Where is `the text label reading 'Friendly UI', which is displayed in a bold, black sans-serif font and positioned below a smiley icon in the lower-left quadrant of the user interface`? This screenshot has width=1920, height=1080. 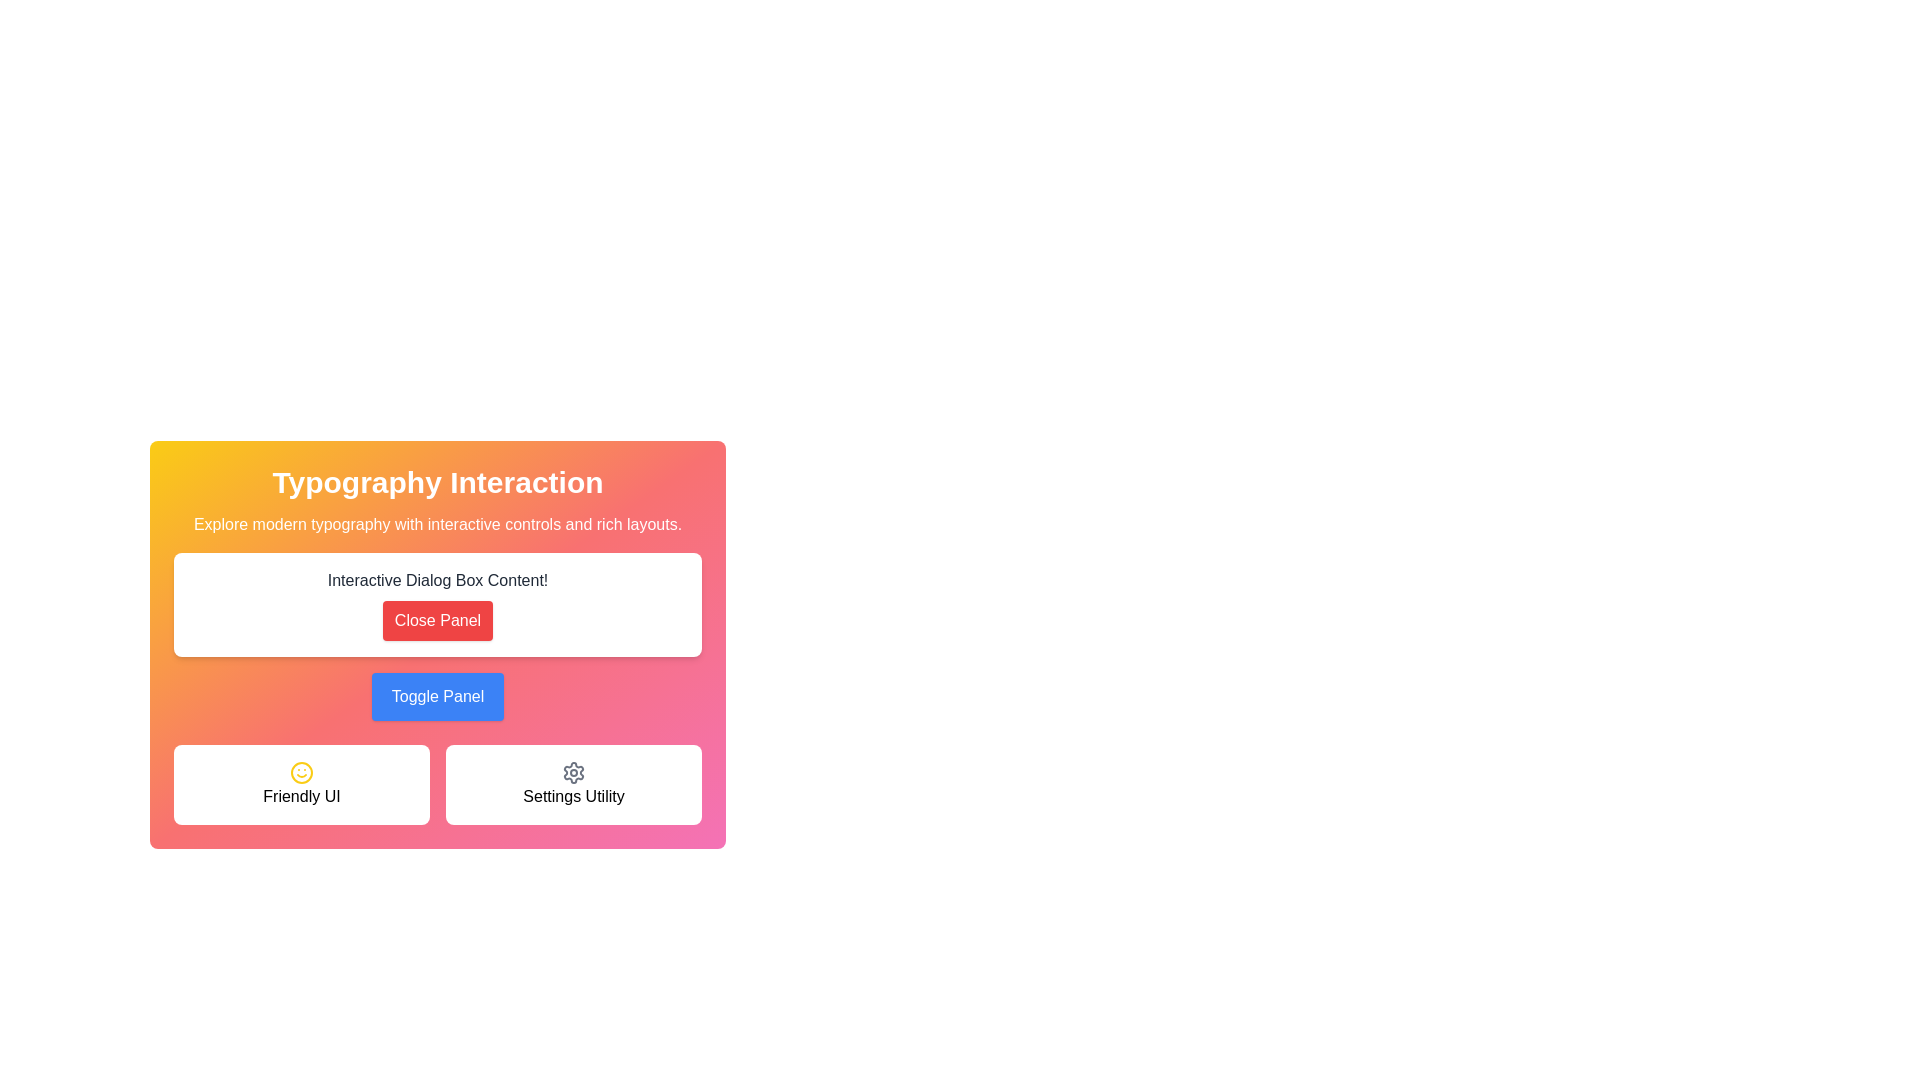
the text label reading 'Friendly UI', which is displayed in a bold, black sans-serif font and positioned below a smiley icon in the lower-left quadrant of the user interface is located at coordinates (301, 796).